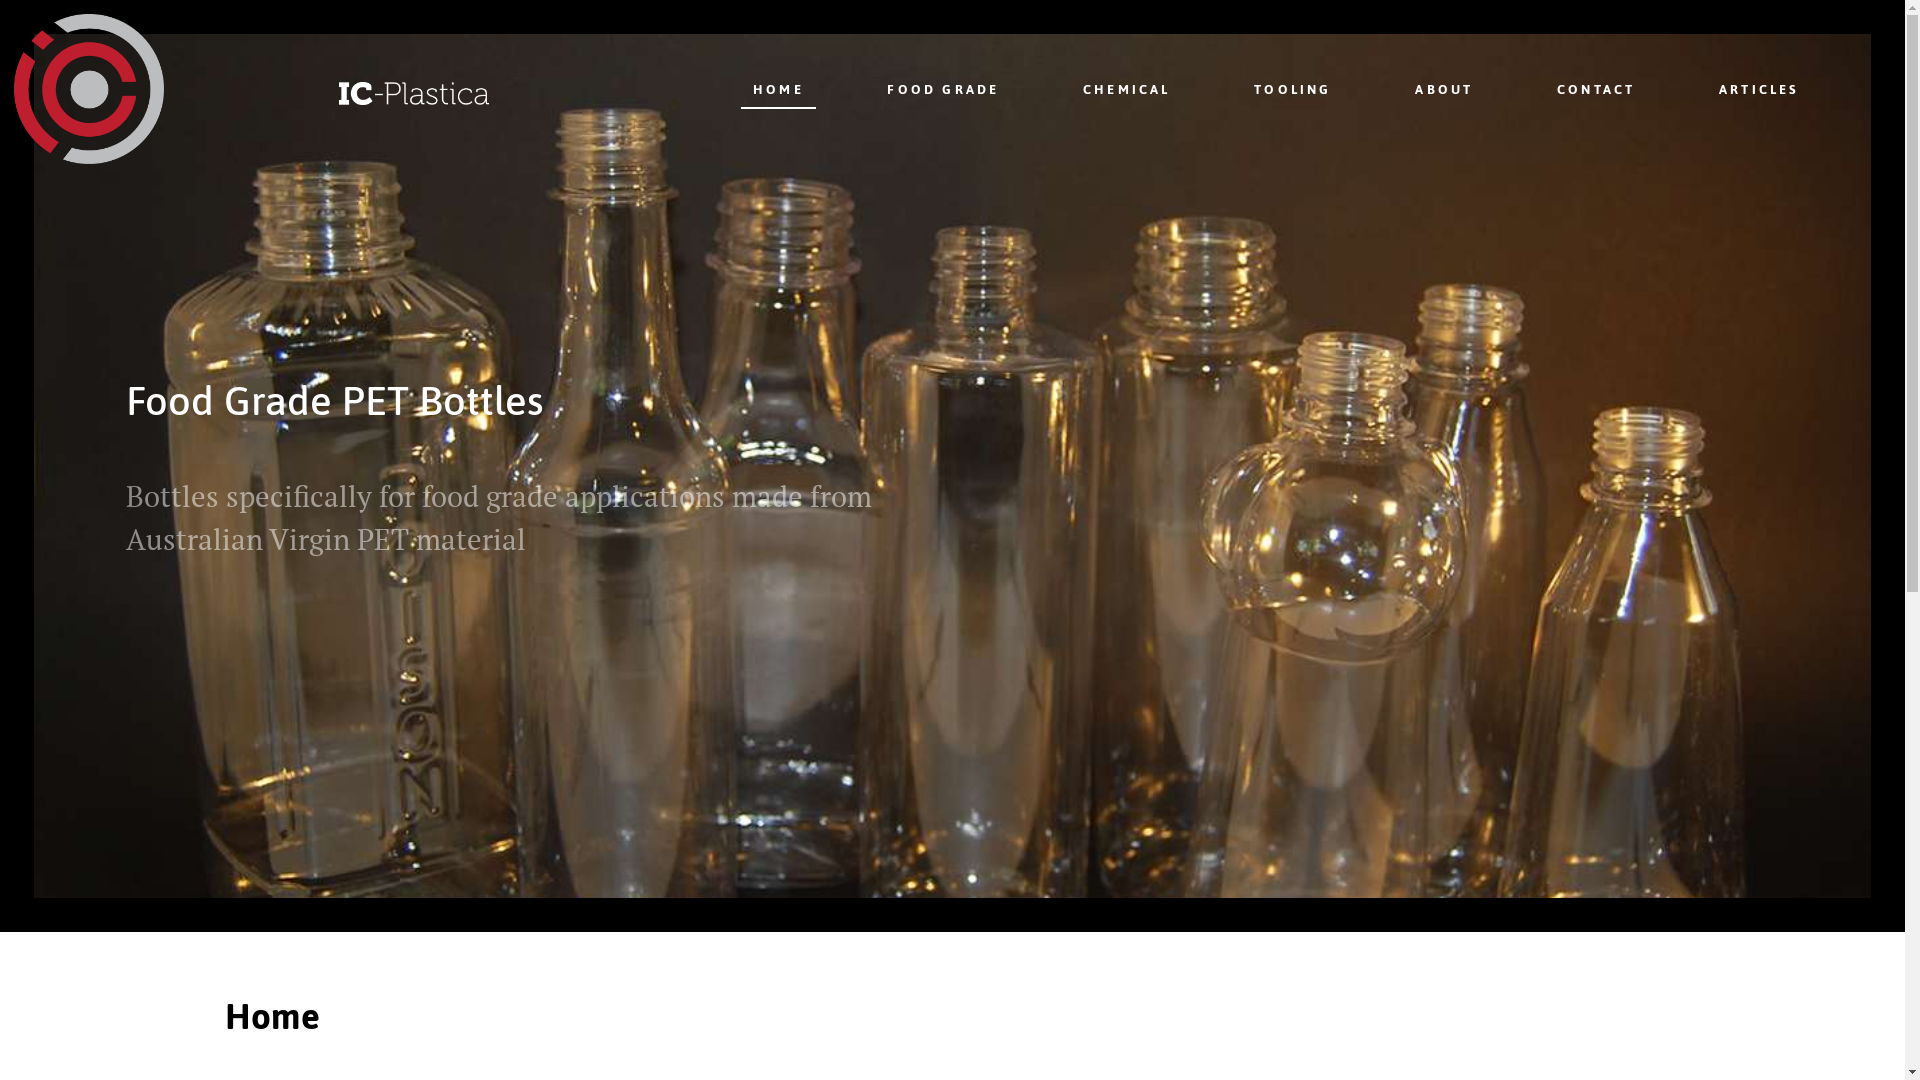 The width and height of the screenshot is (1920, 1080). Describe the element at coordinates (739, 87) in the screenshot. I see `'HOME'` at that location.